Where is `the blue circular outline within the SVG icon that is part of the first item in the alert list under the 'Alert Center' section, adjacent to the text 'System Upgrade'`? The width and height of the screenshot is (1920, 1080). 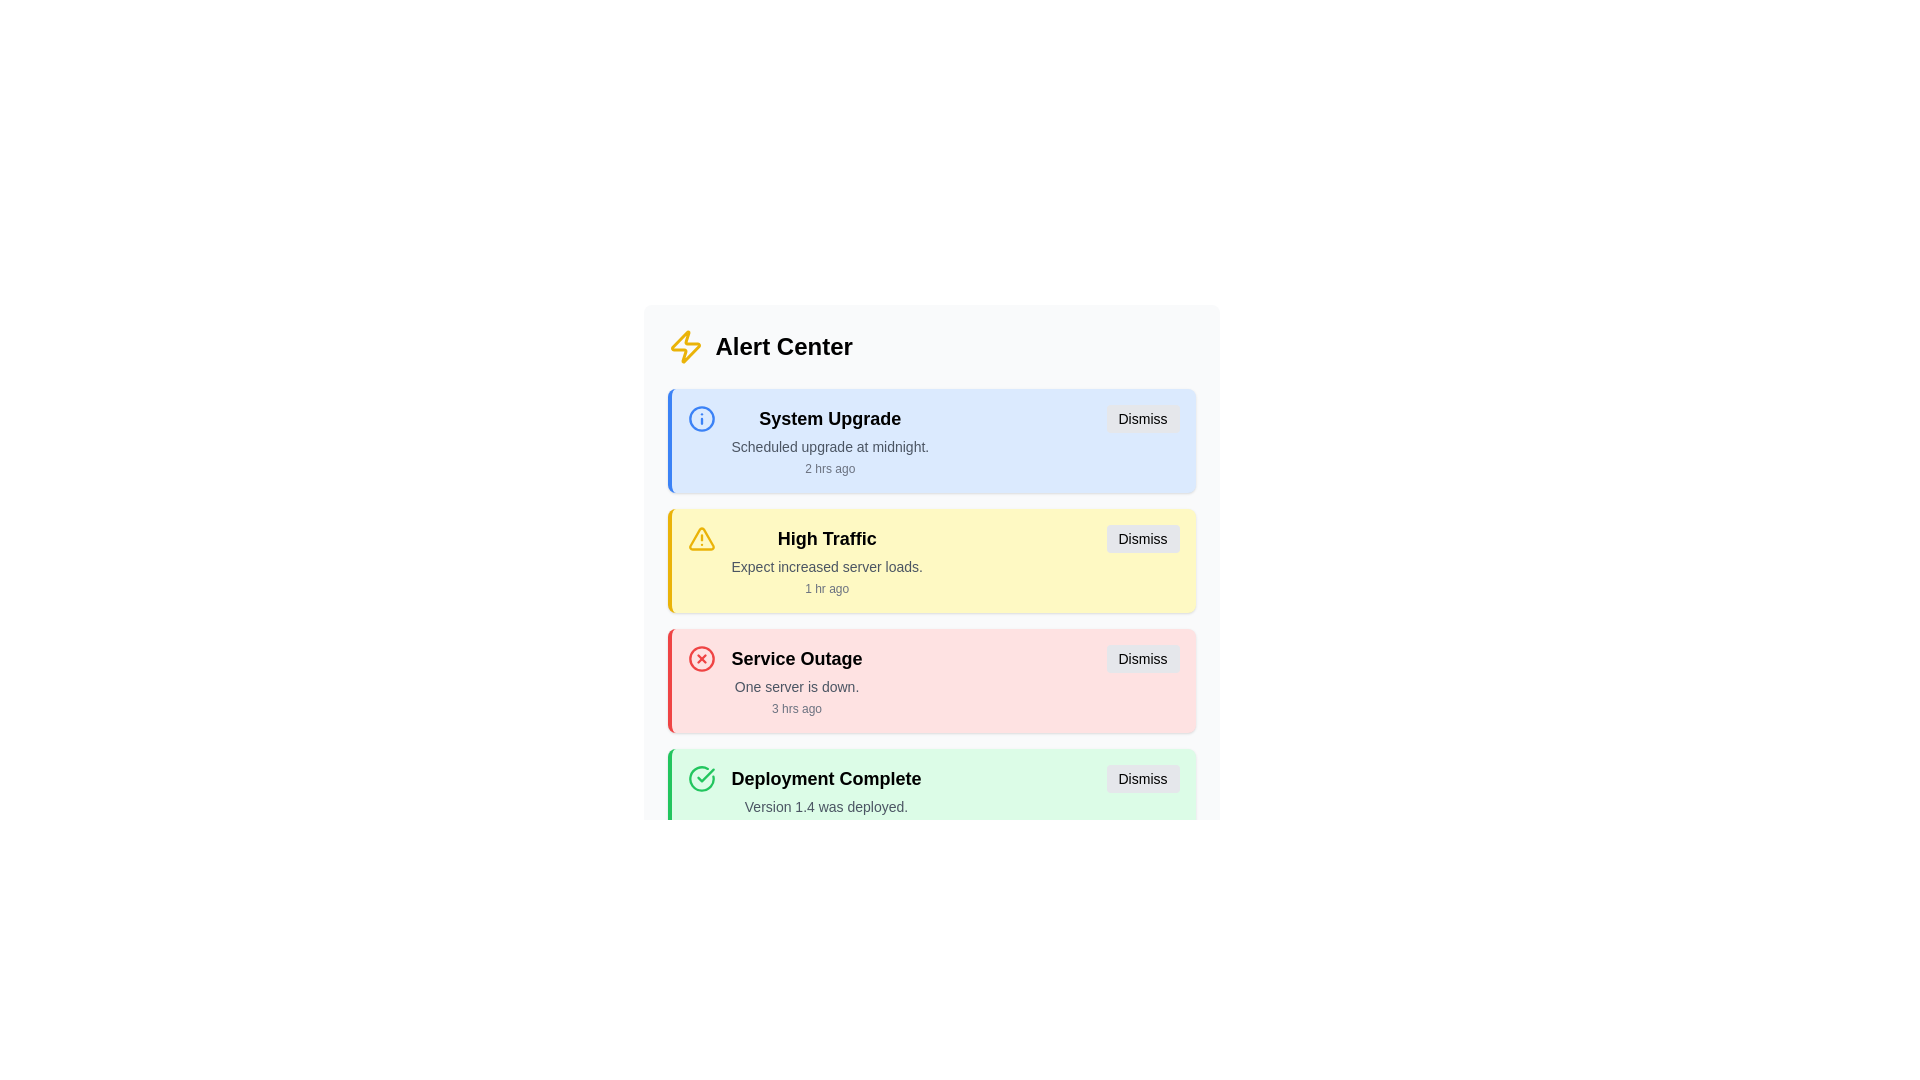
the blue circular outline within the SVG icon that is part of the first item in the alert list under the 'Alert Center' section, adjacent to the text 'System Upgrade' is located at coordinates (701, 418).